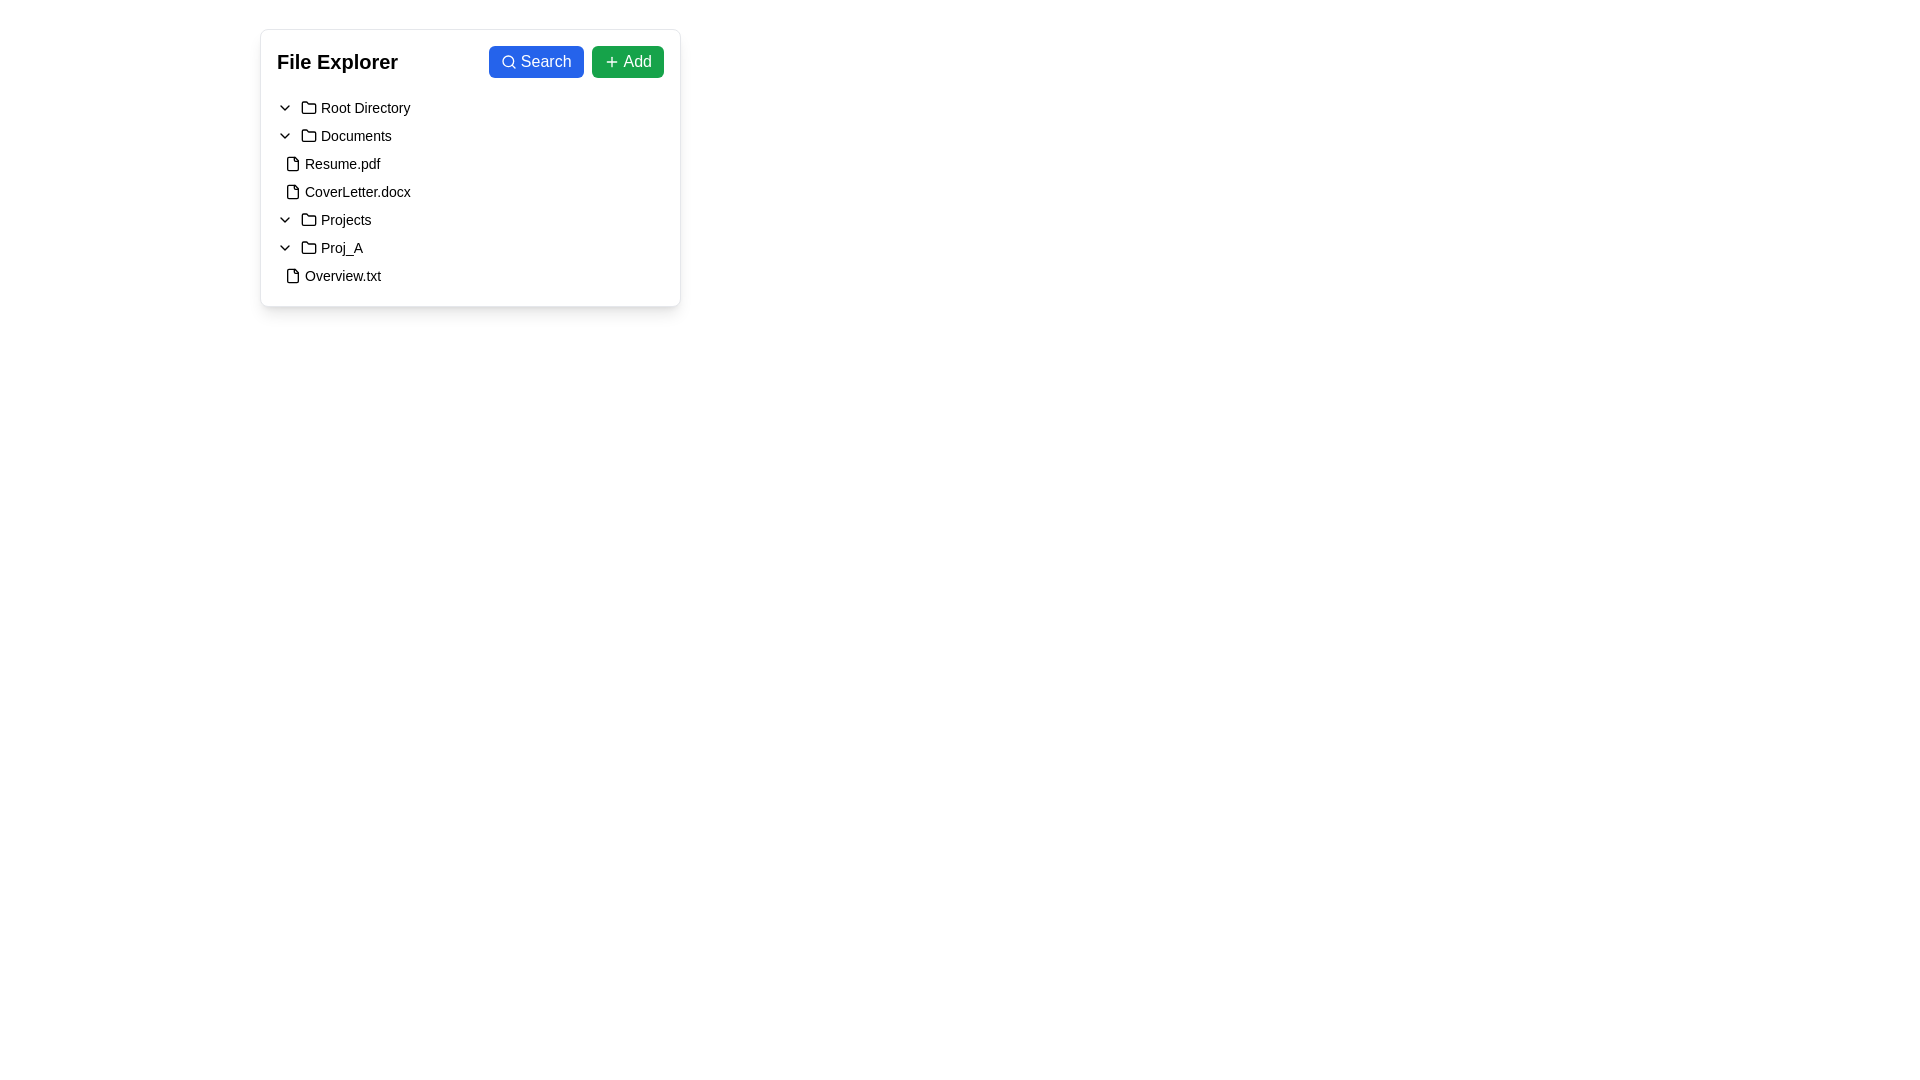 The height and width of the screenshot is (1080, 1920). What do you see at coordinates (333, 276) in the screenshot?
I see `the 'Overview.txt' file item label in the file browser` at bounding box center [333, 276].